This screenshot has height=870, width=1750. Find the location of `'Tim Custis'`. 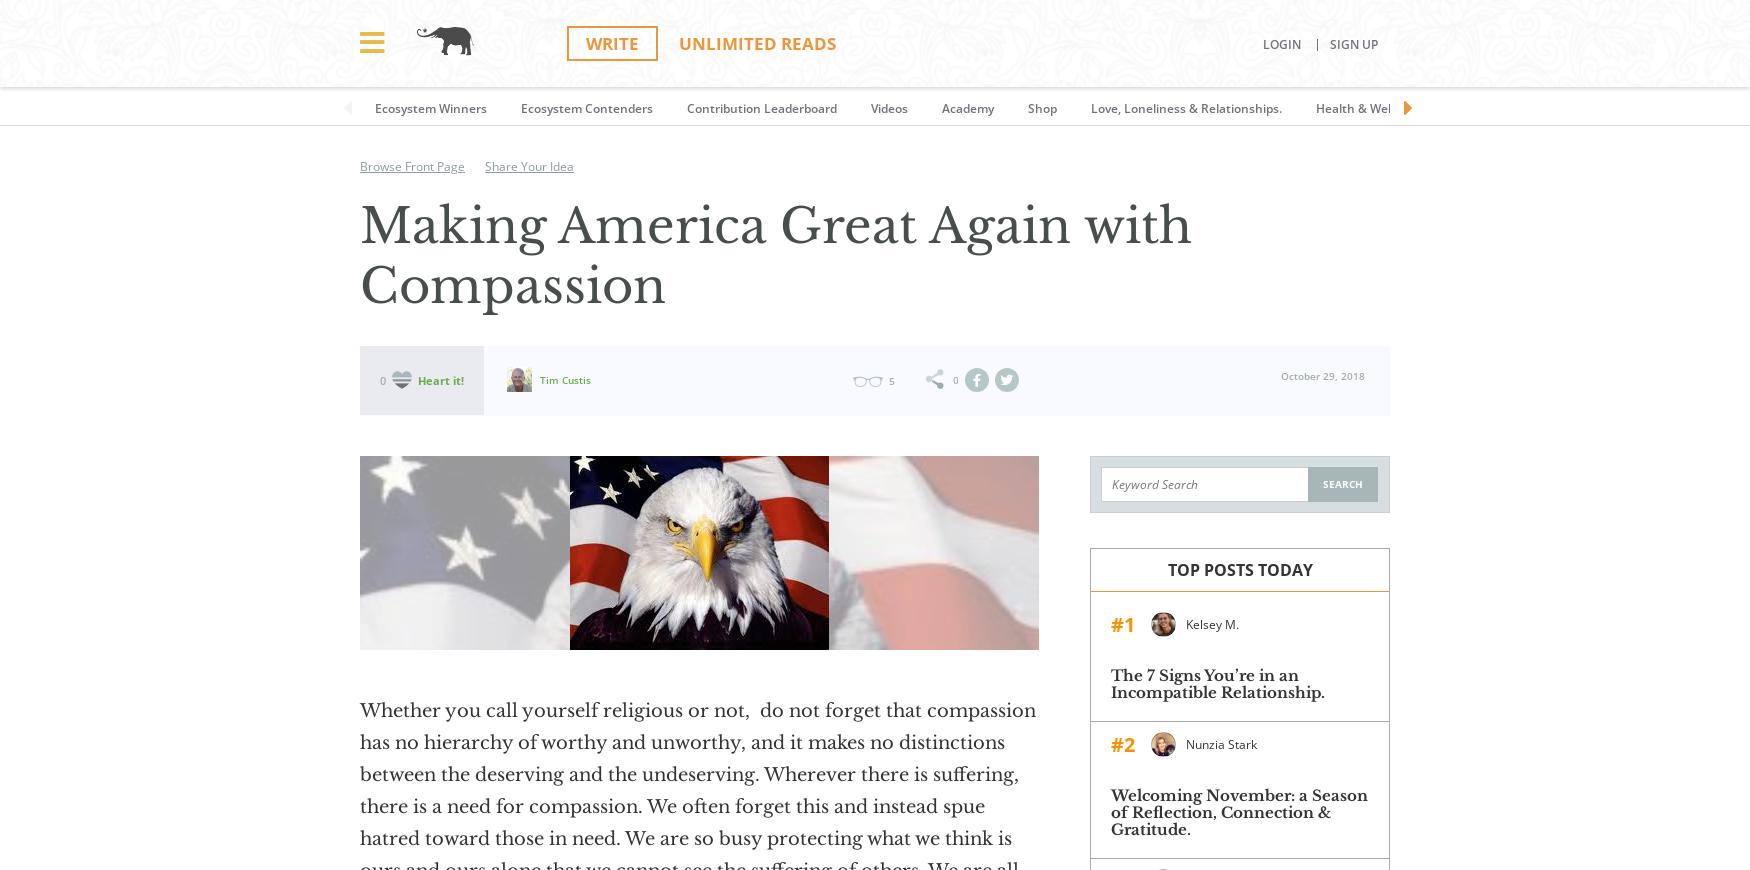

'Tim Custis' is located at coordinates (565, 380).